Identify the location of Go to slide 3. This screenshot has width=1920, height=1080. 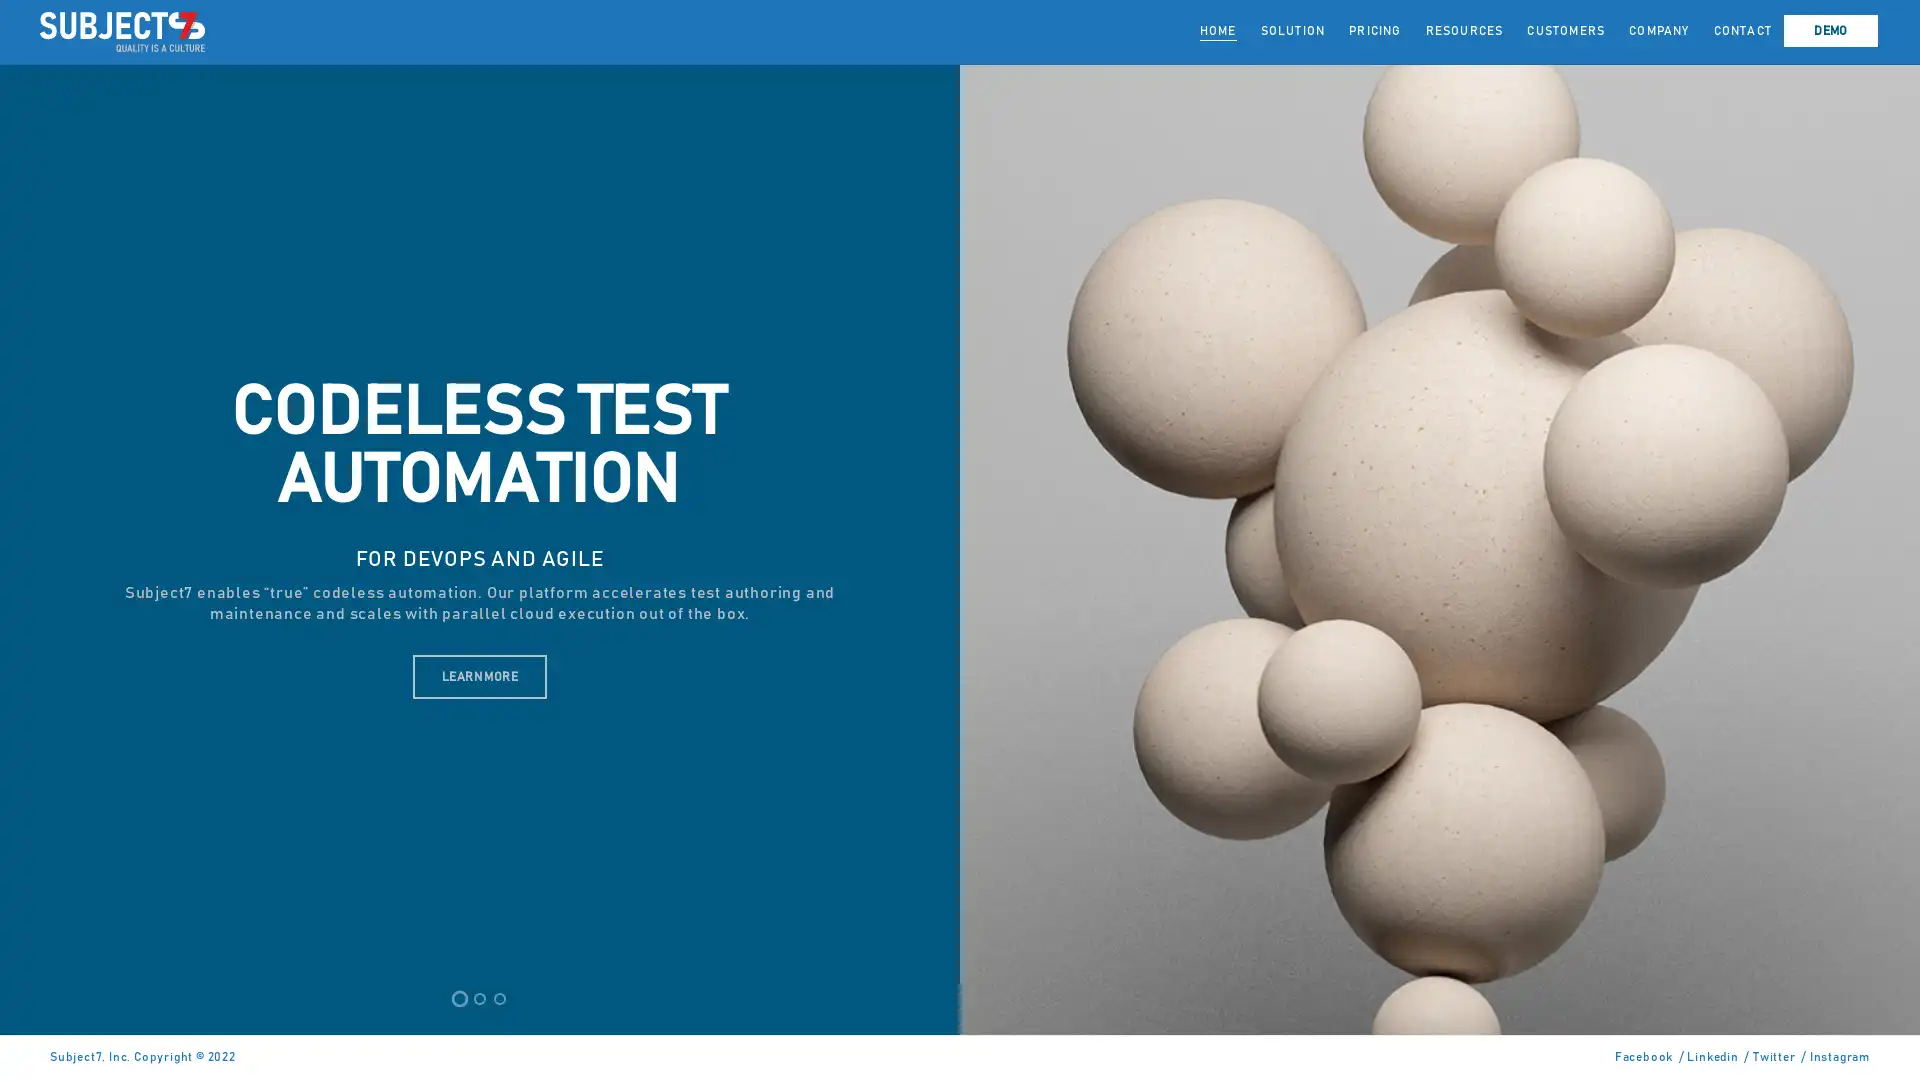
(499, 987).